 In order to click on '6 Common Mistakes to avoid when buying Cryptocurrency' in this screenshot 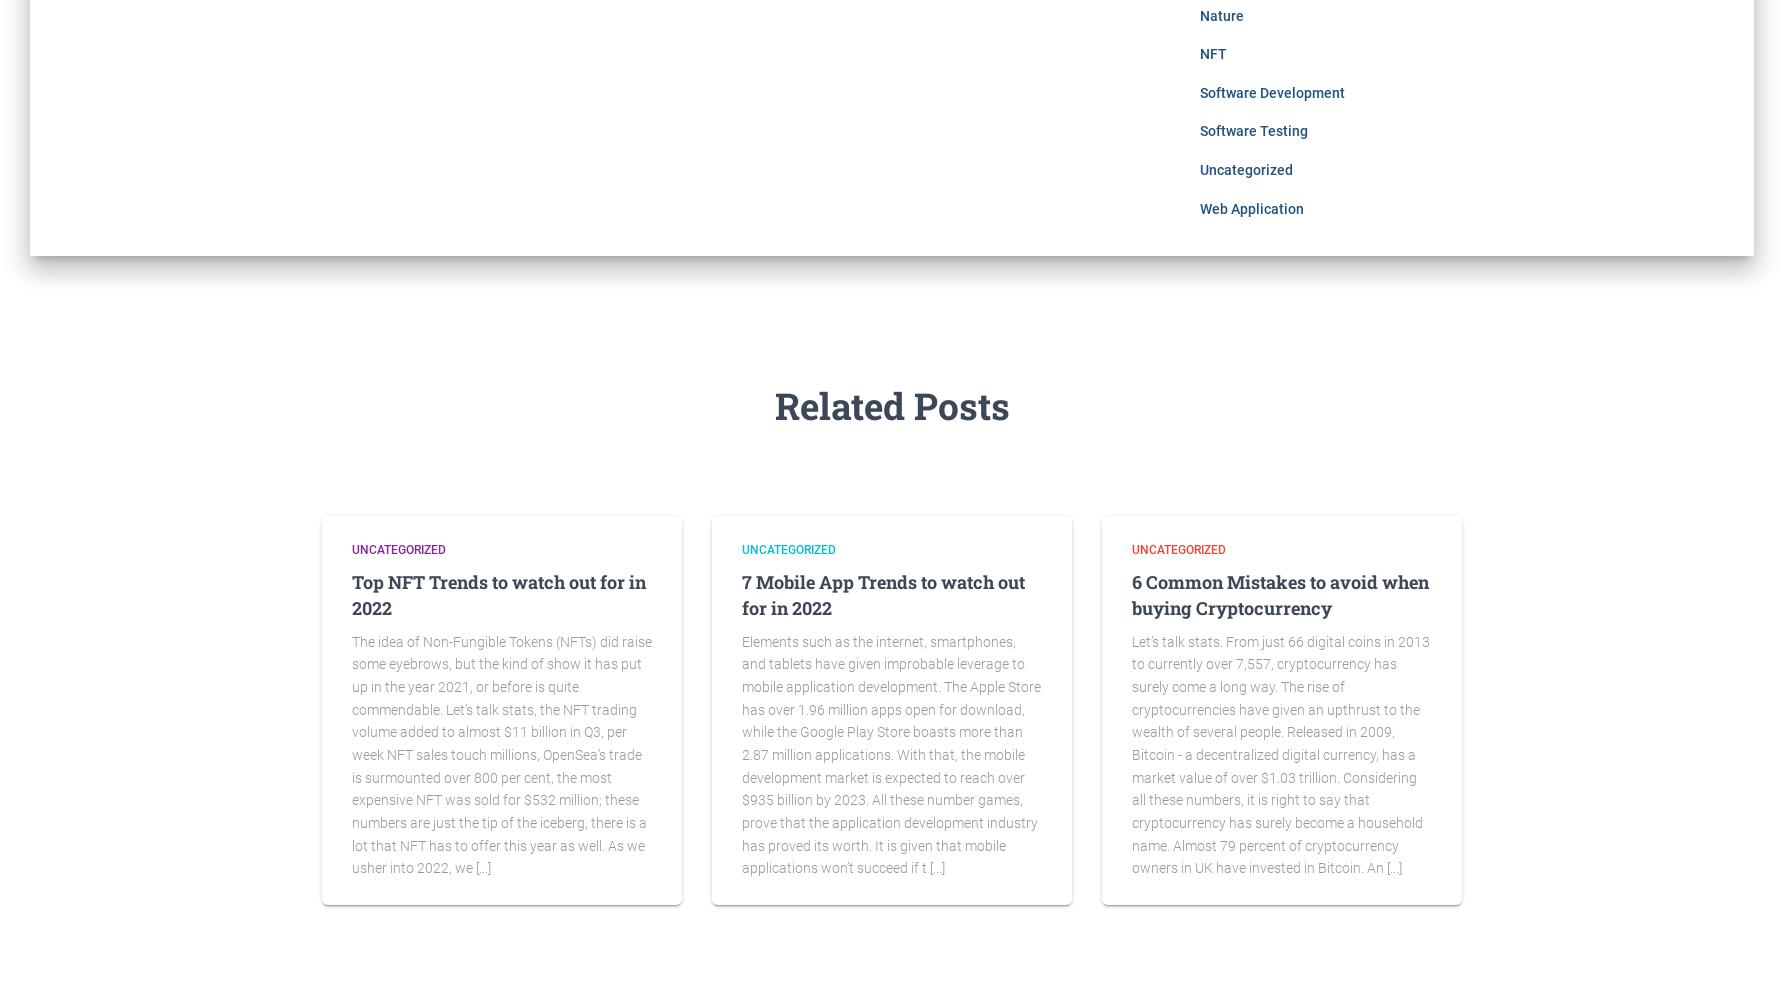, I will do `click(1131, 594)`.